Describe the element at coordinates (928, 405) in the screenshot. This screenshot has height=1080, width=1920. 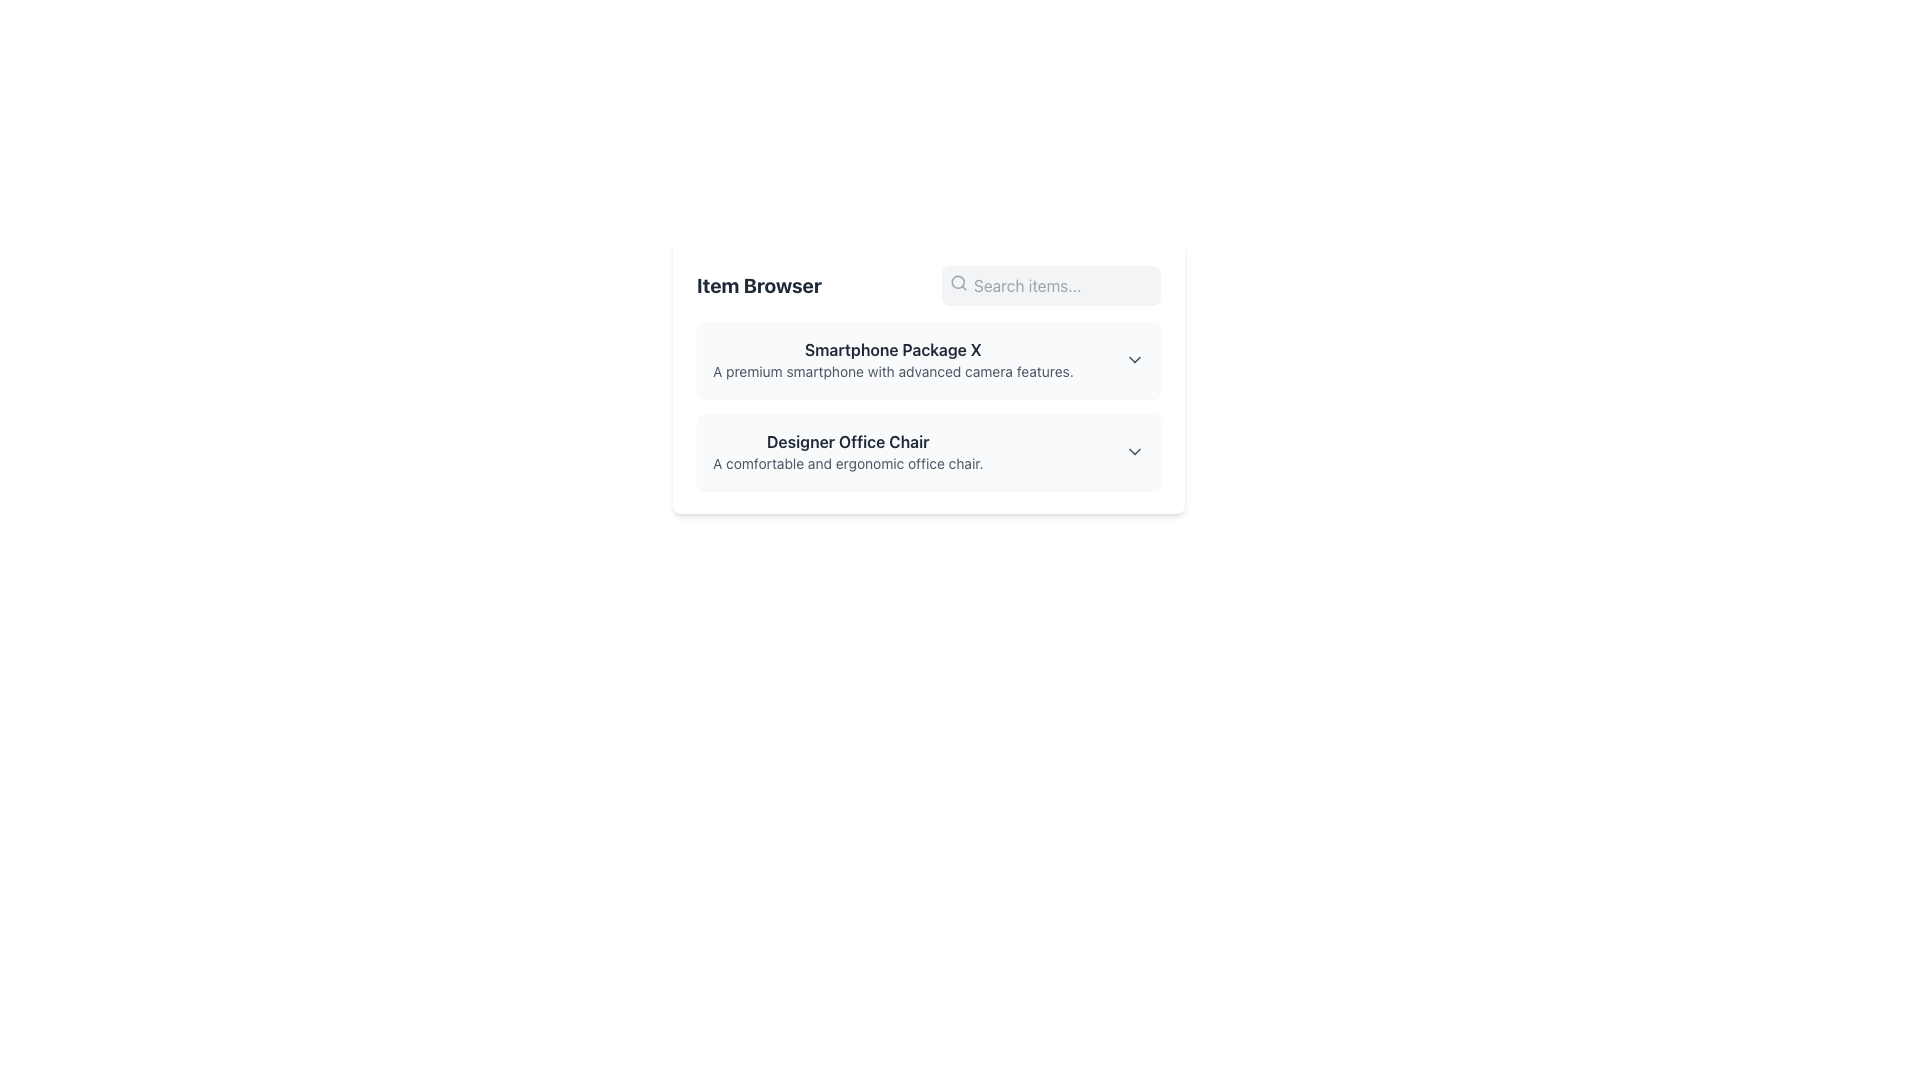
I see `a section of the List component displaying item summaries` at that location.